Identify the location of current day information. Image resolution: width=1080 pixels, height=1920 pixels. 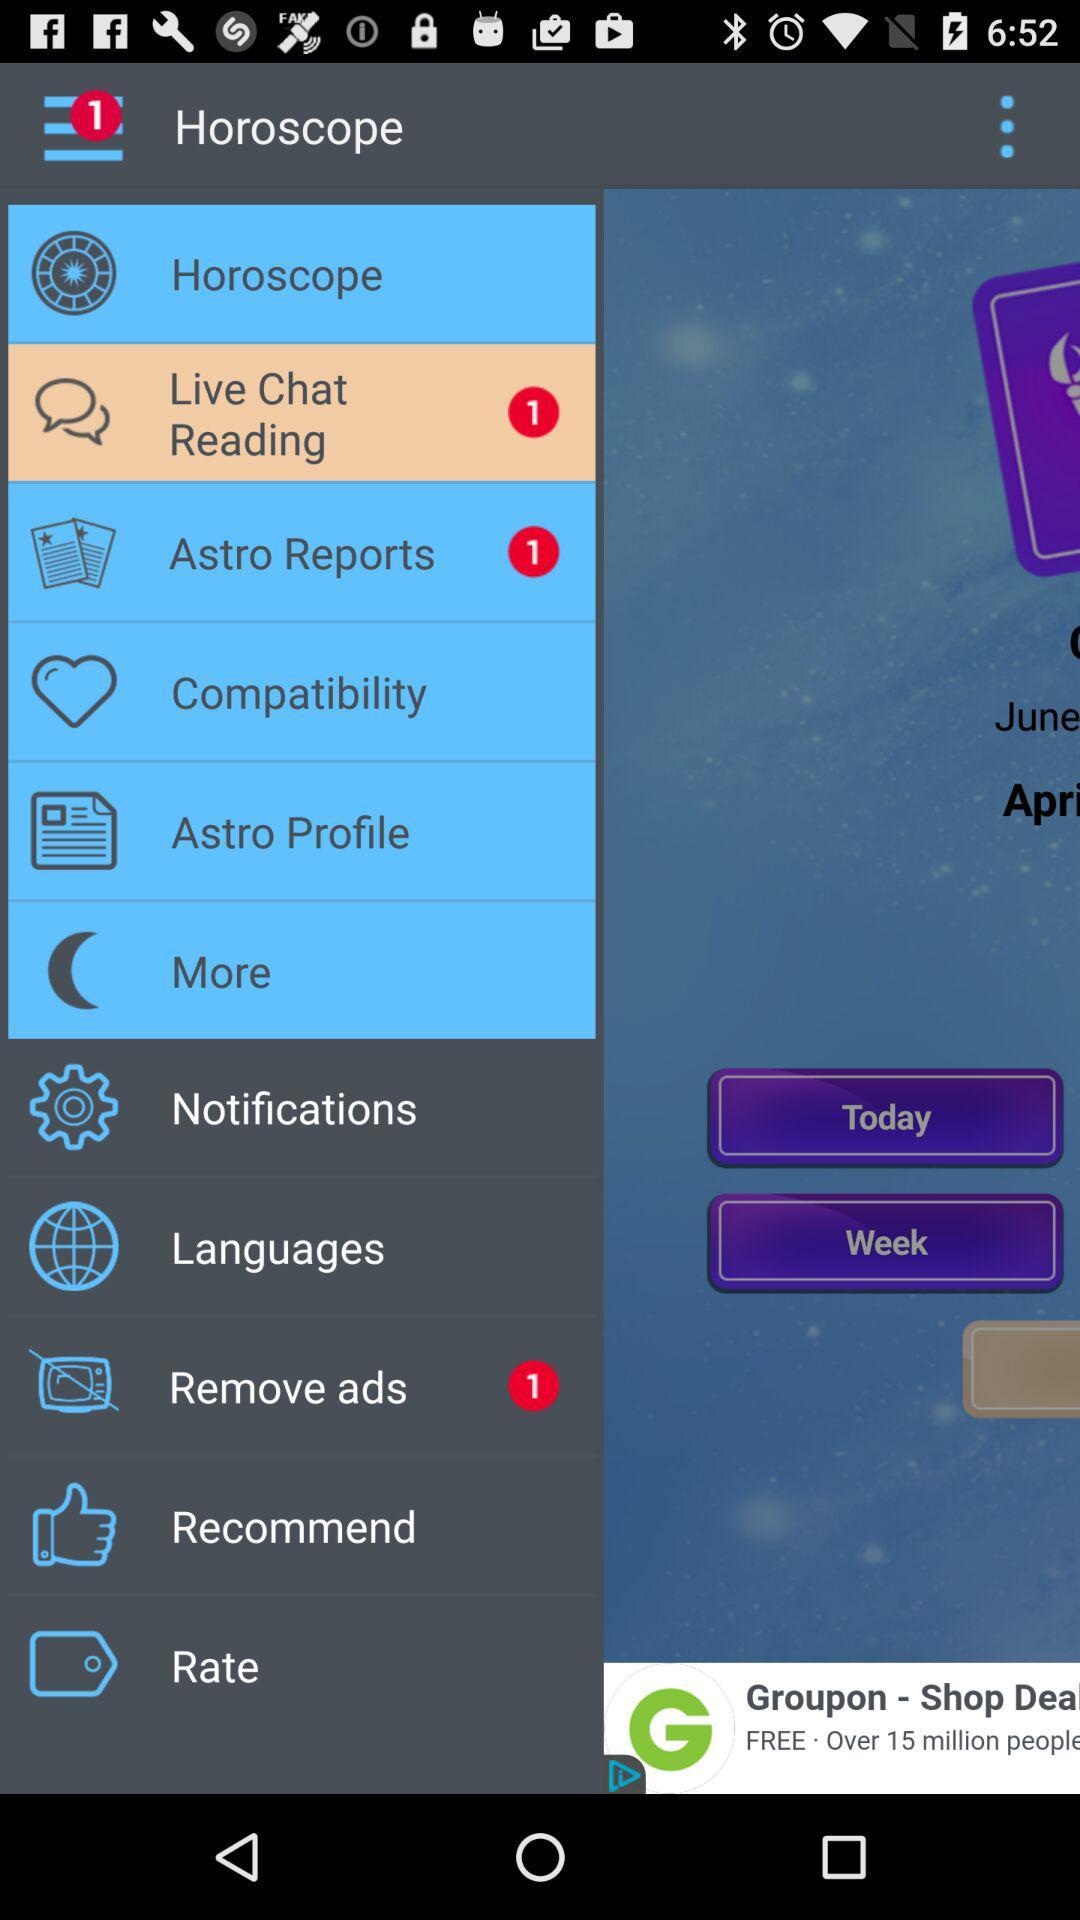
(885, 1115).